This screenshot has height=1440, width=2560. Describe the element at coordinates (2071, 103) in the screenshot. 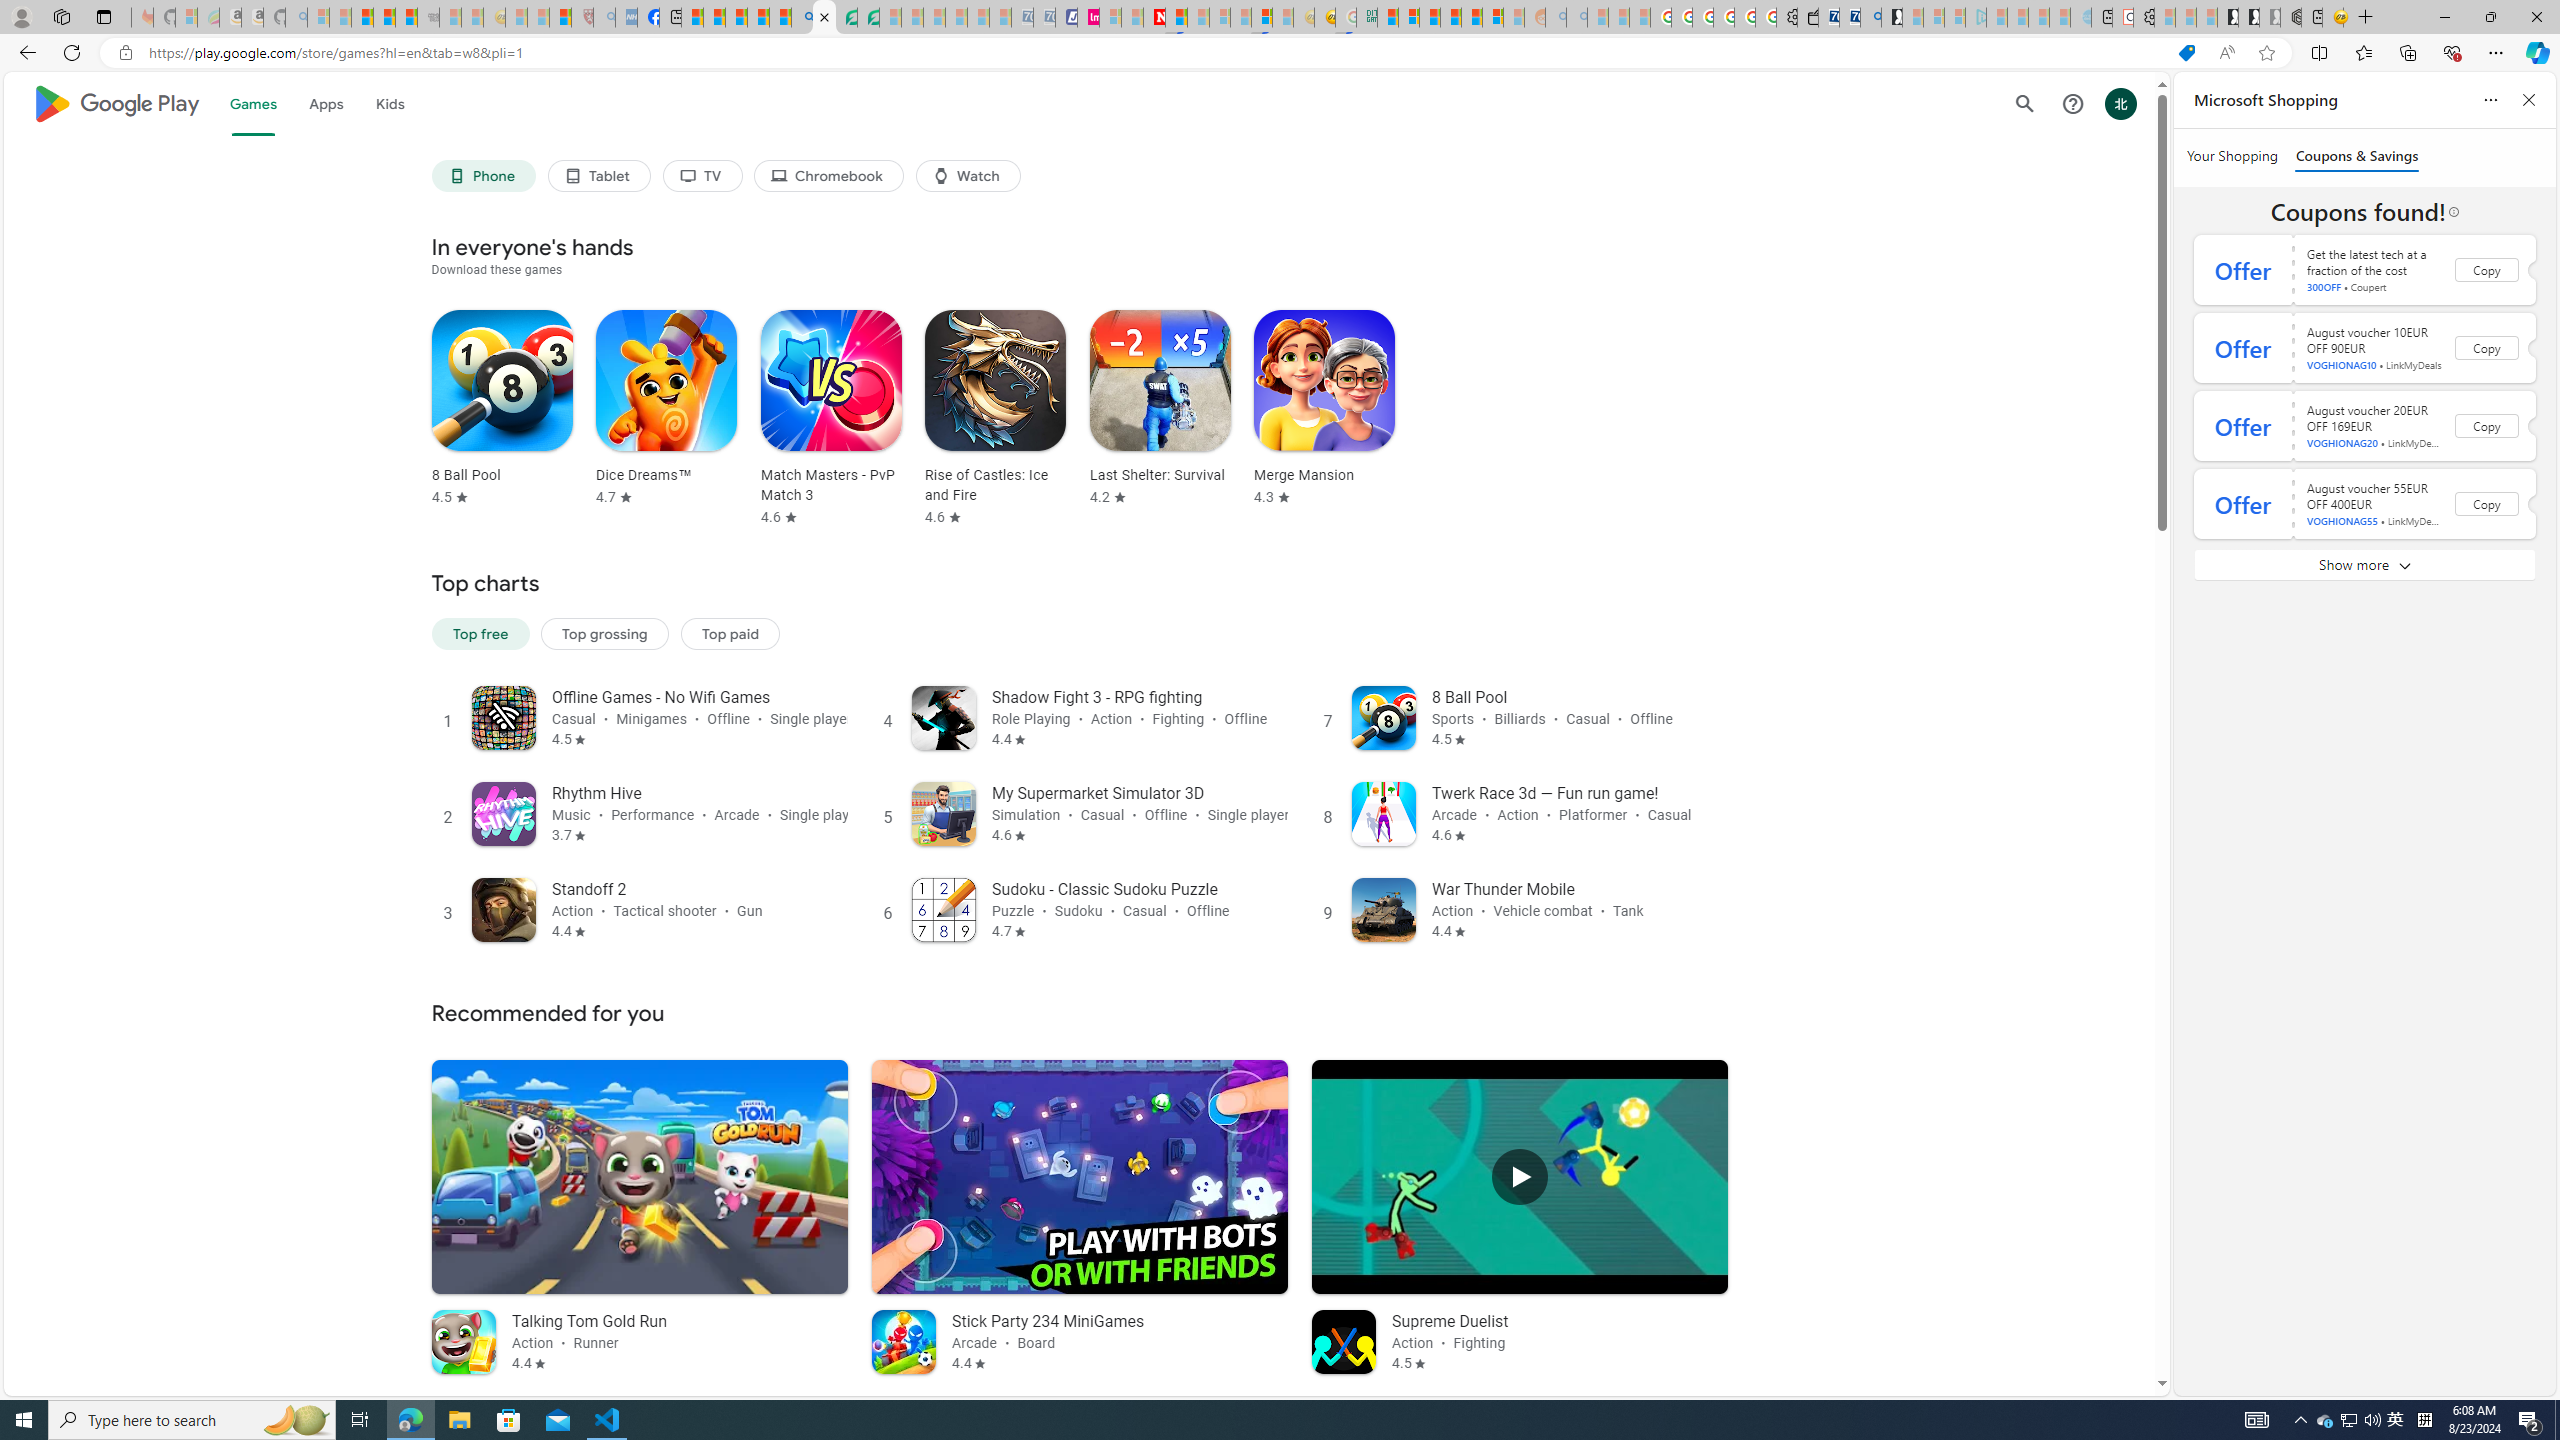

I see `'Help Center'` at that location.